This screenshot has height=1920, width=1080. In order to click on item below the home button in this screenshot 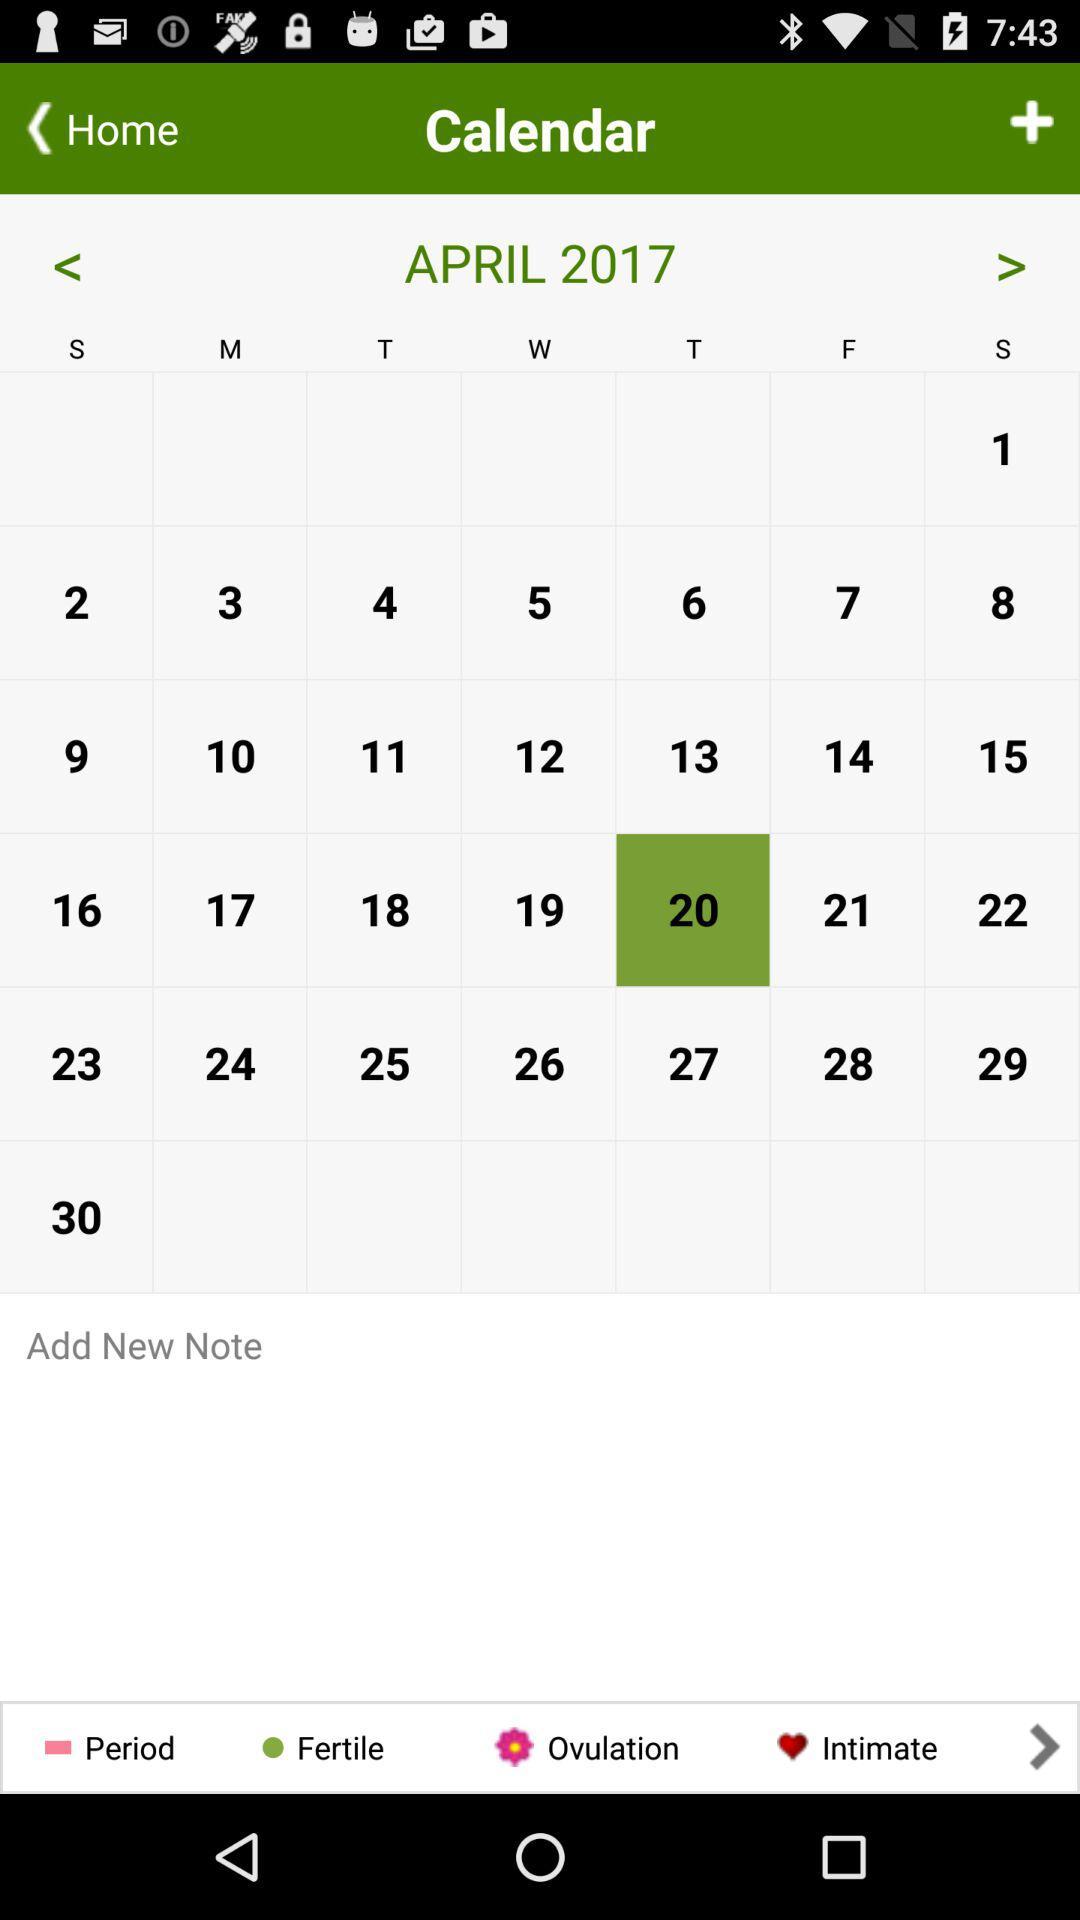, I will do `click(135, 261)`.